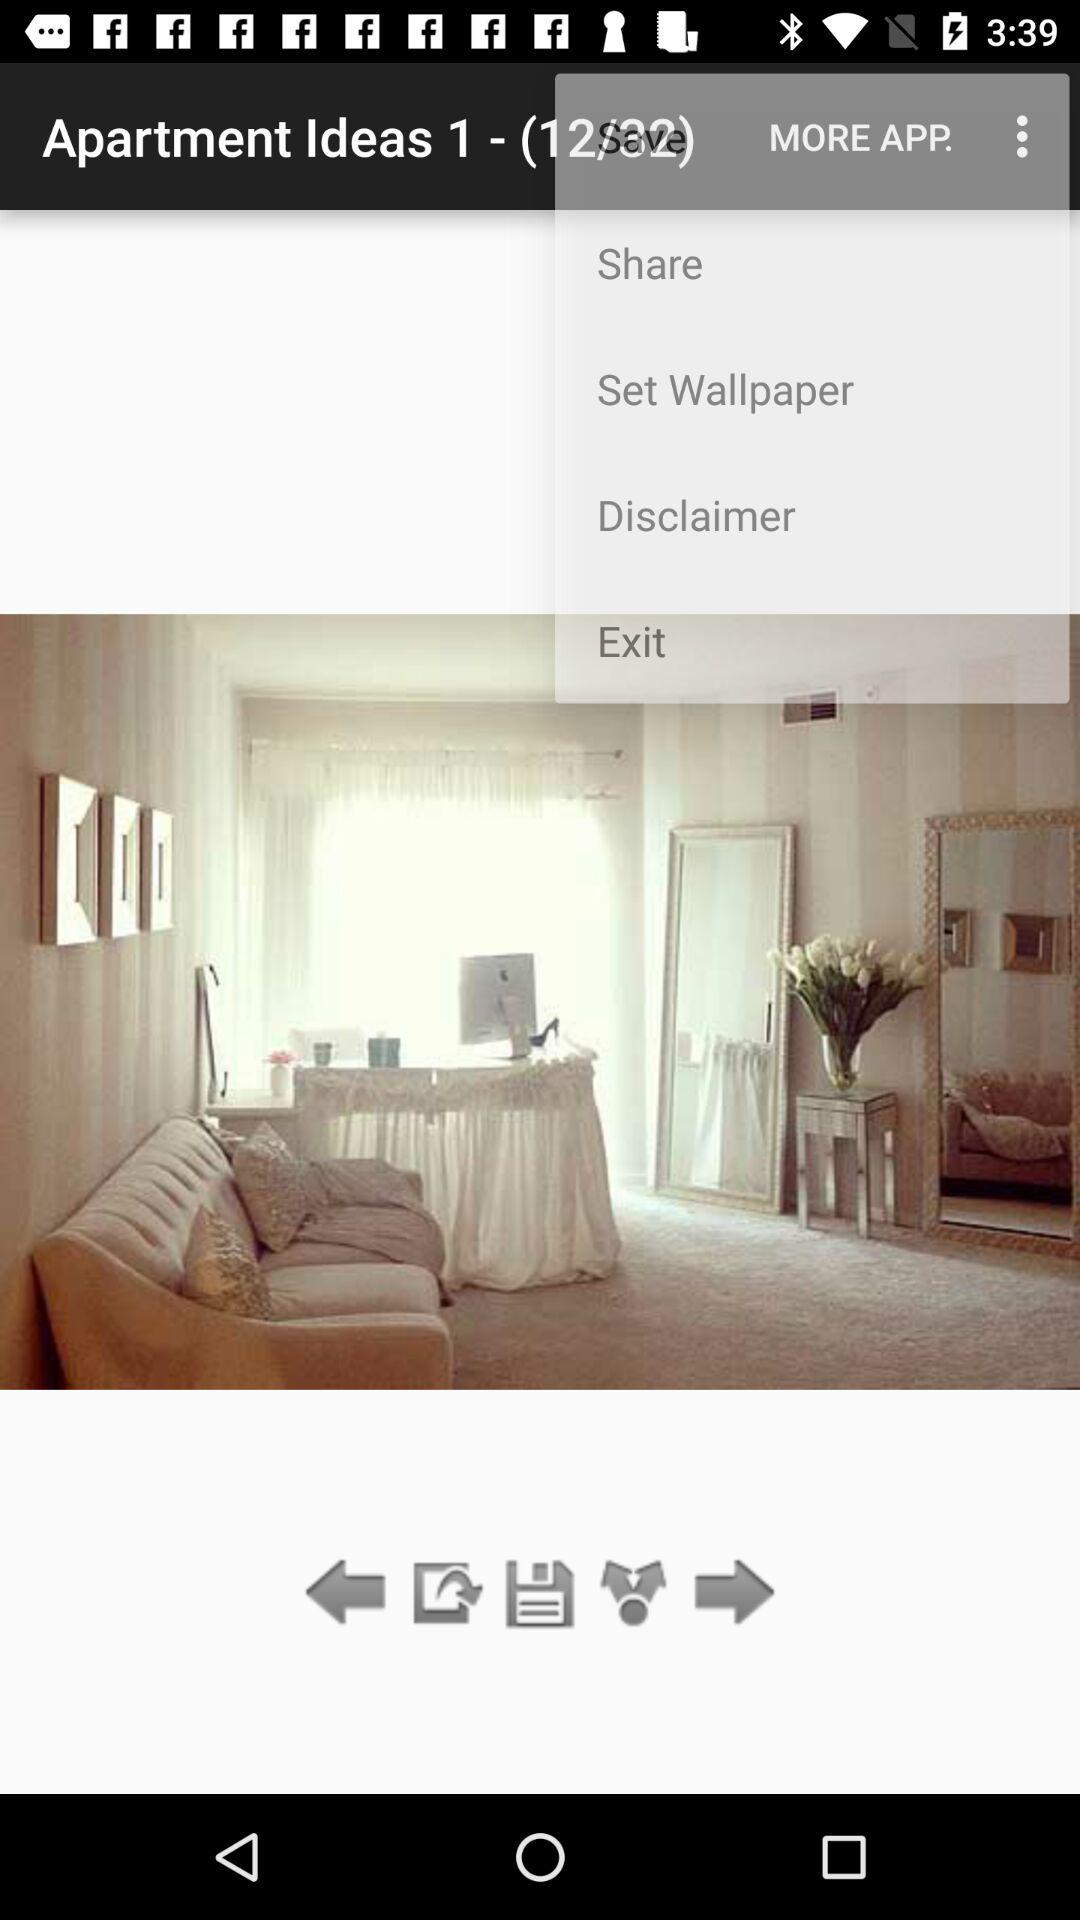 This screenshot has height=1920, width=1080. Describe the element at coordinates (540, 1593) in the screenshot. I see `the save icon` at that location.